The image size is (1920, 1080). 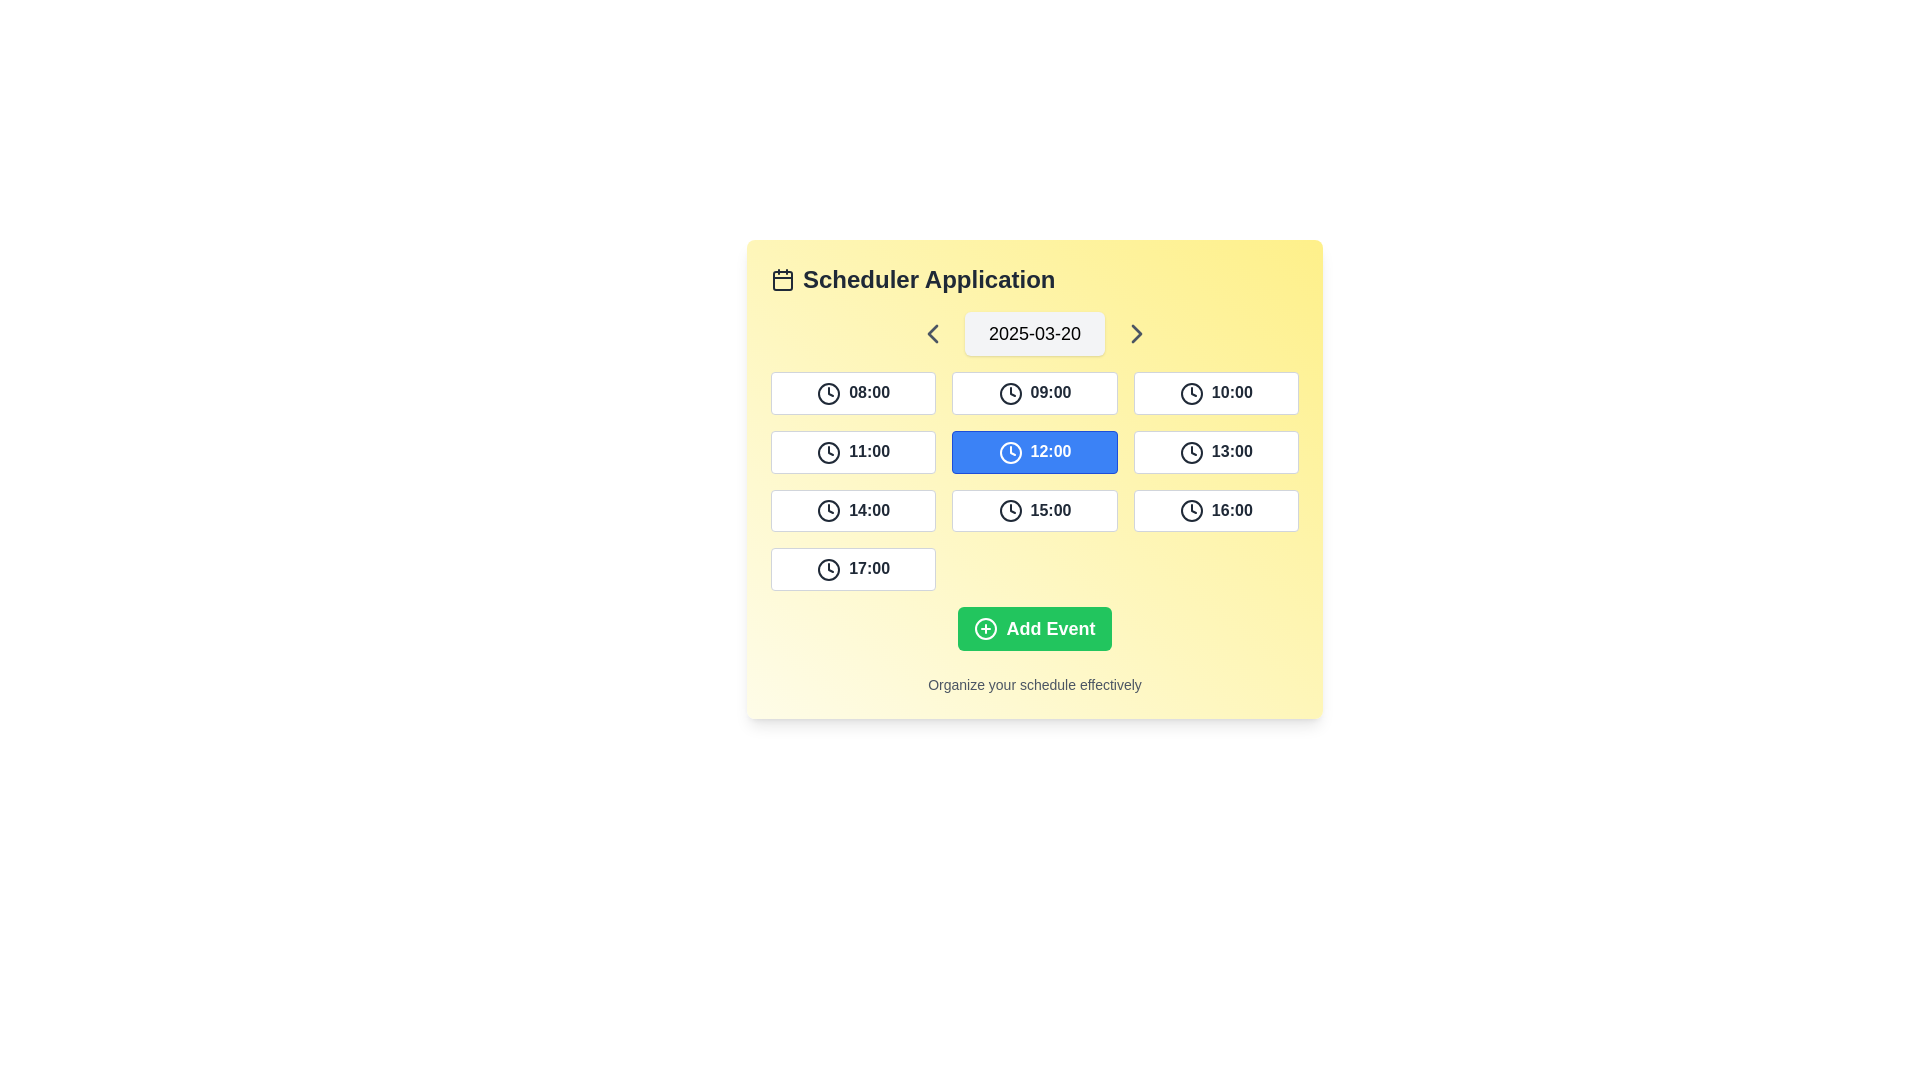 What do you see at coordinates (781, 281) in the screenshot?
I see `the Calendar icon element located in the title bar of the 'Scheduler Application' interface, which is a rounded rectangular shape with dimensions of 18x18 pixels` at bounding box center [781, 281].